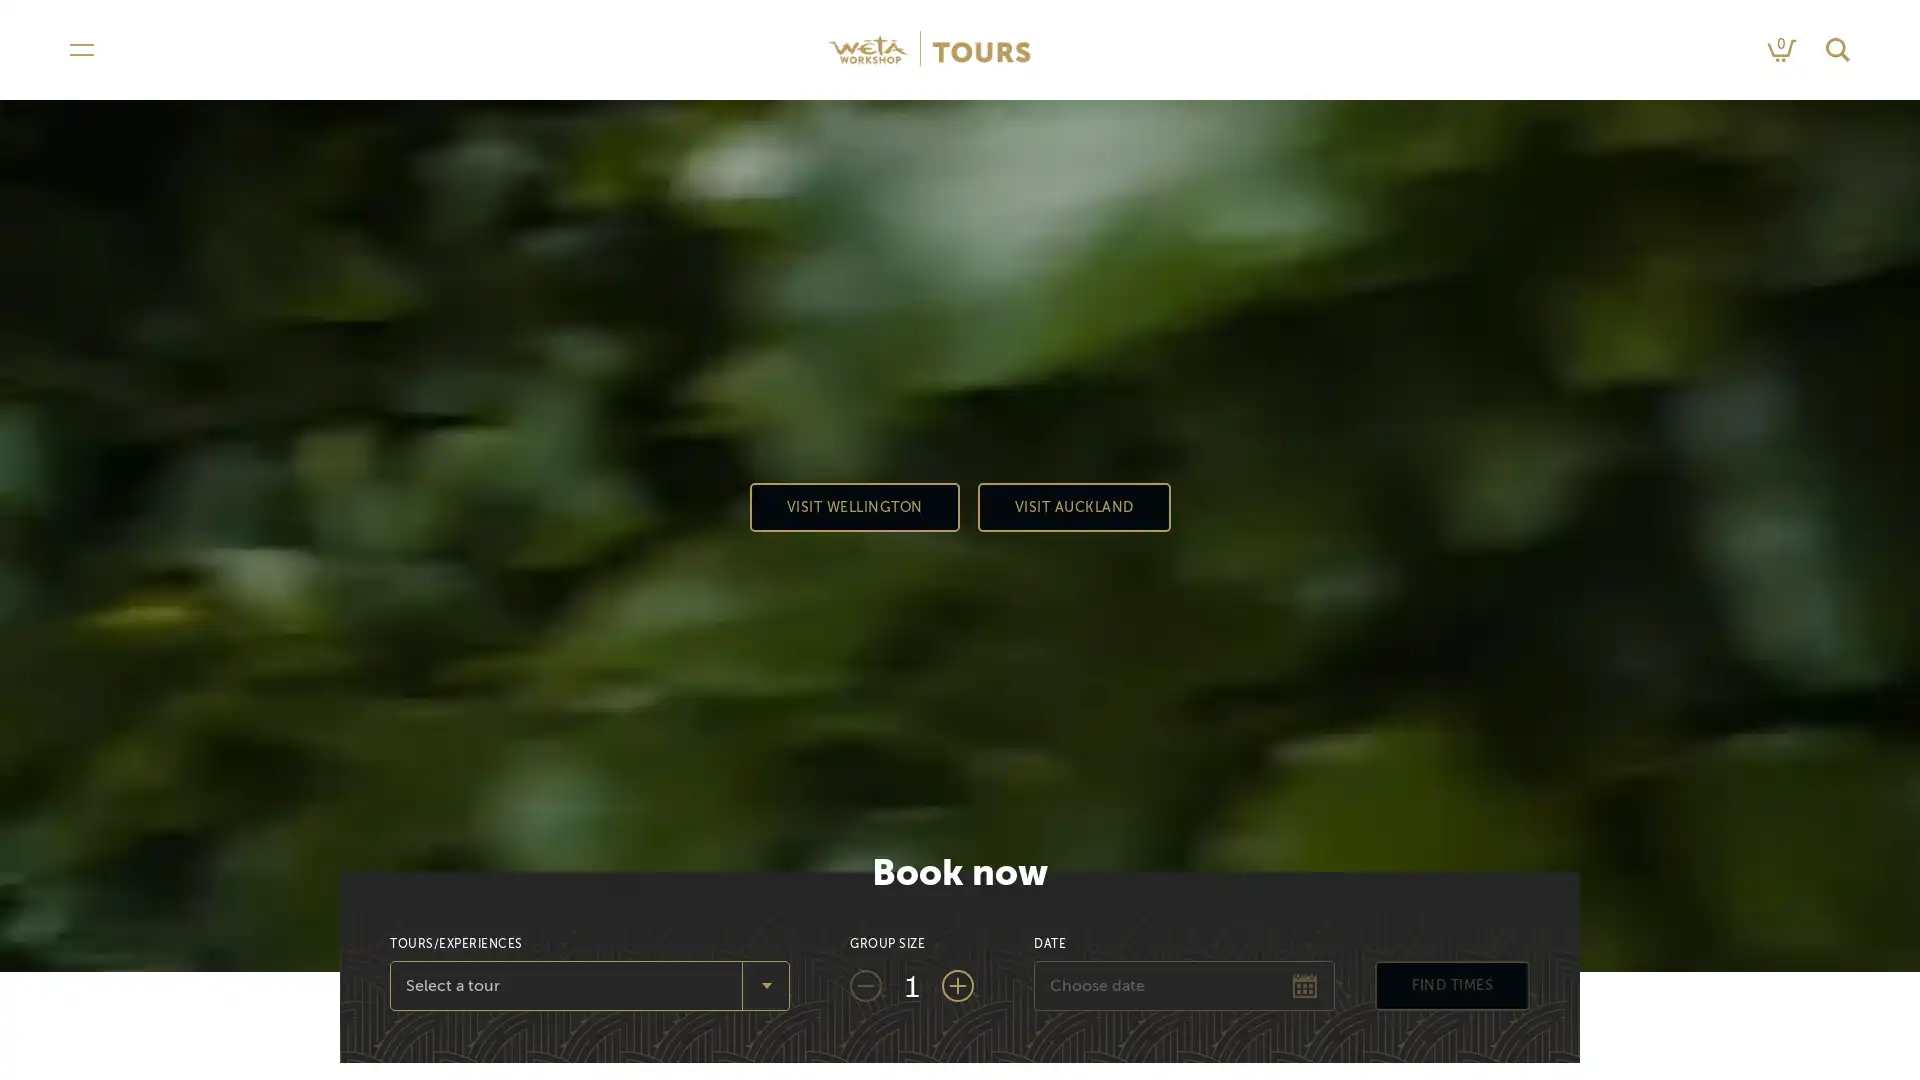 This screenshot has width=1920, height=1080. I want to click on Add one, so click(957, 983).